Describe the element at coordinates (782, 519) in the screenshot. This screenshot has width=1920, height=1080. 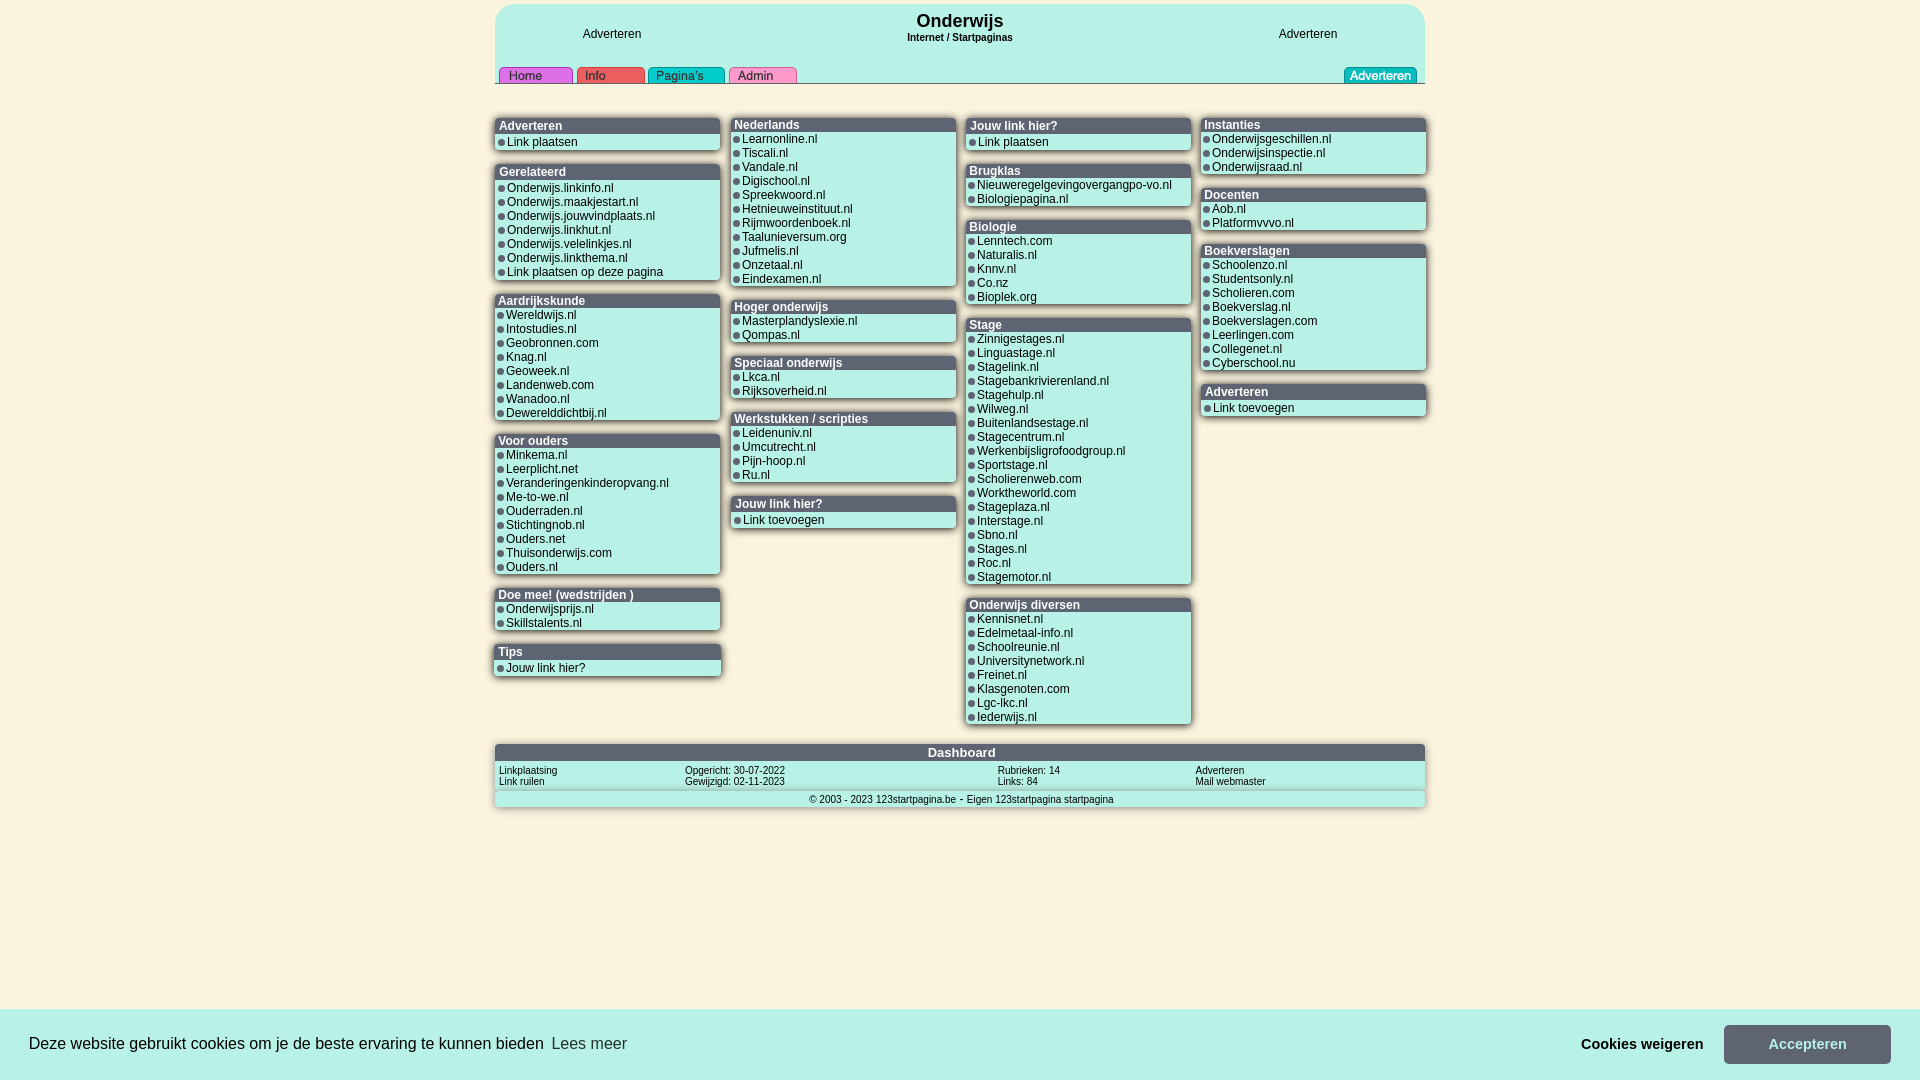
I see `'Link toevoegen'` at that location.